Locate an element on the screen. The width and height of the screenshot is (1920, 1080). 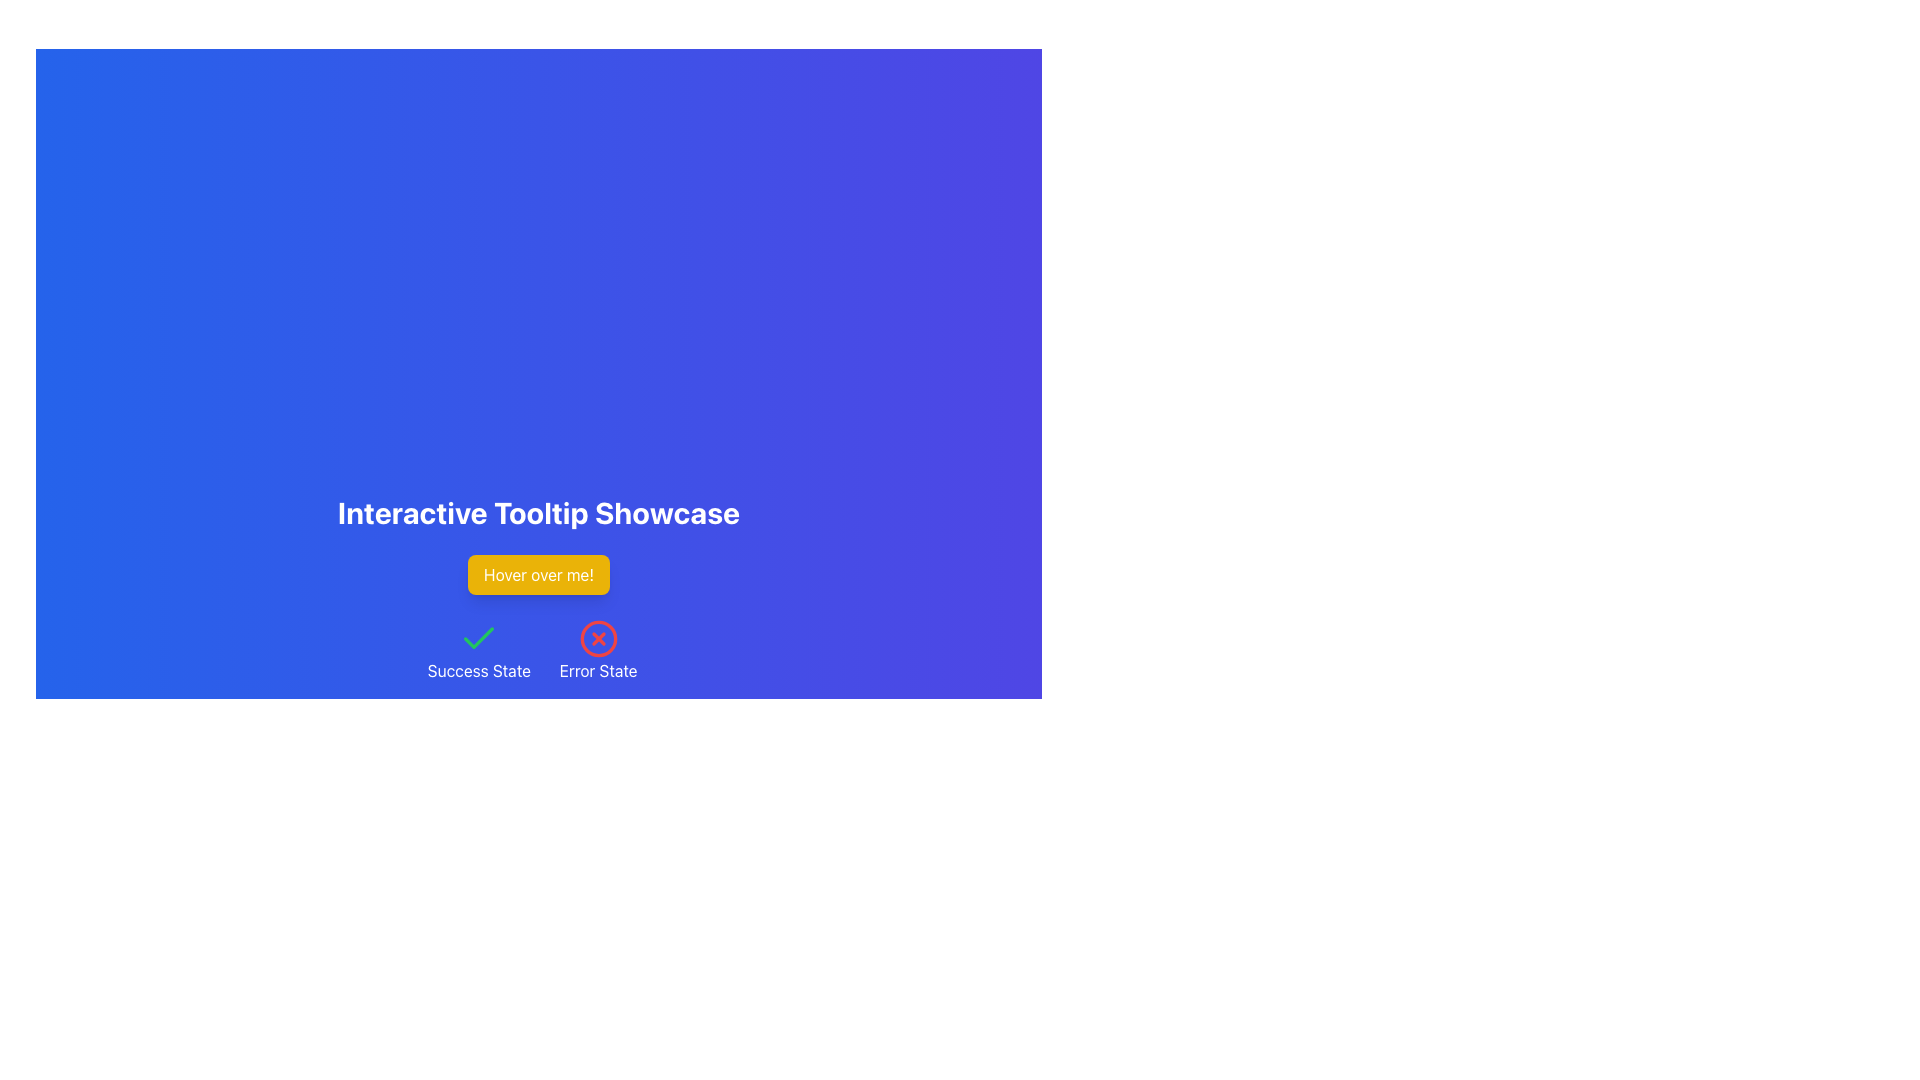
the error status text label located beneath the error icon, which indicates an error state in the interface is located at coordinates (597, 671).